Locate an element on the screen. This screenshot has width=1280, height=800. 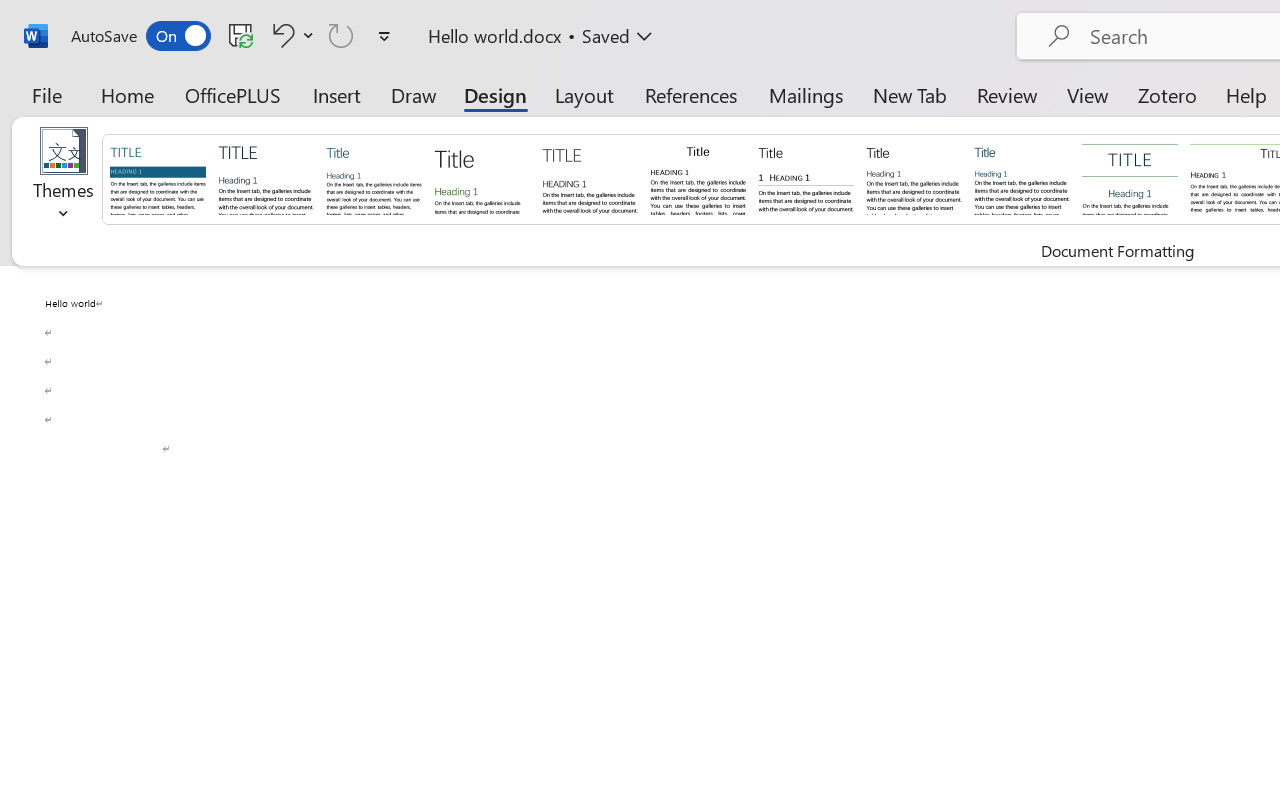
'Layout' is located at coordinates (583, 94).